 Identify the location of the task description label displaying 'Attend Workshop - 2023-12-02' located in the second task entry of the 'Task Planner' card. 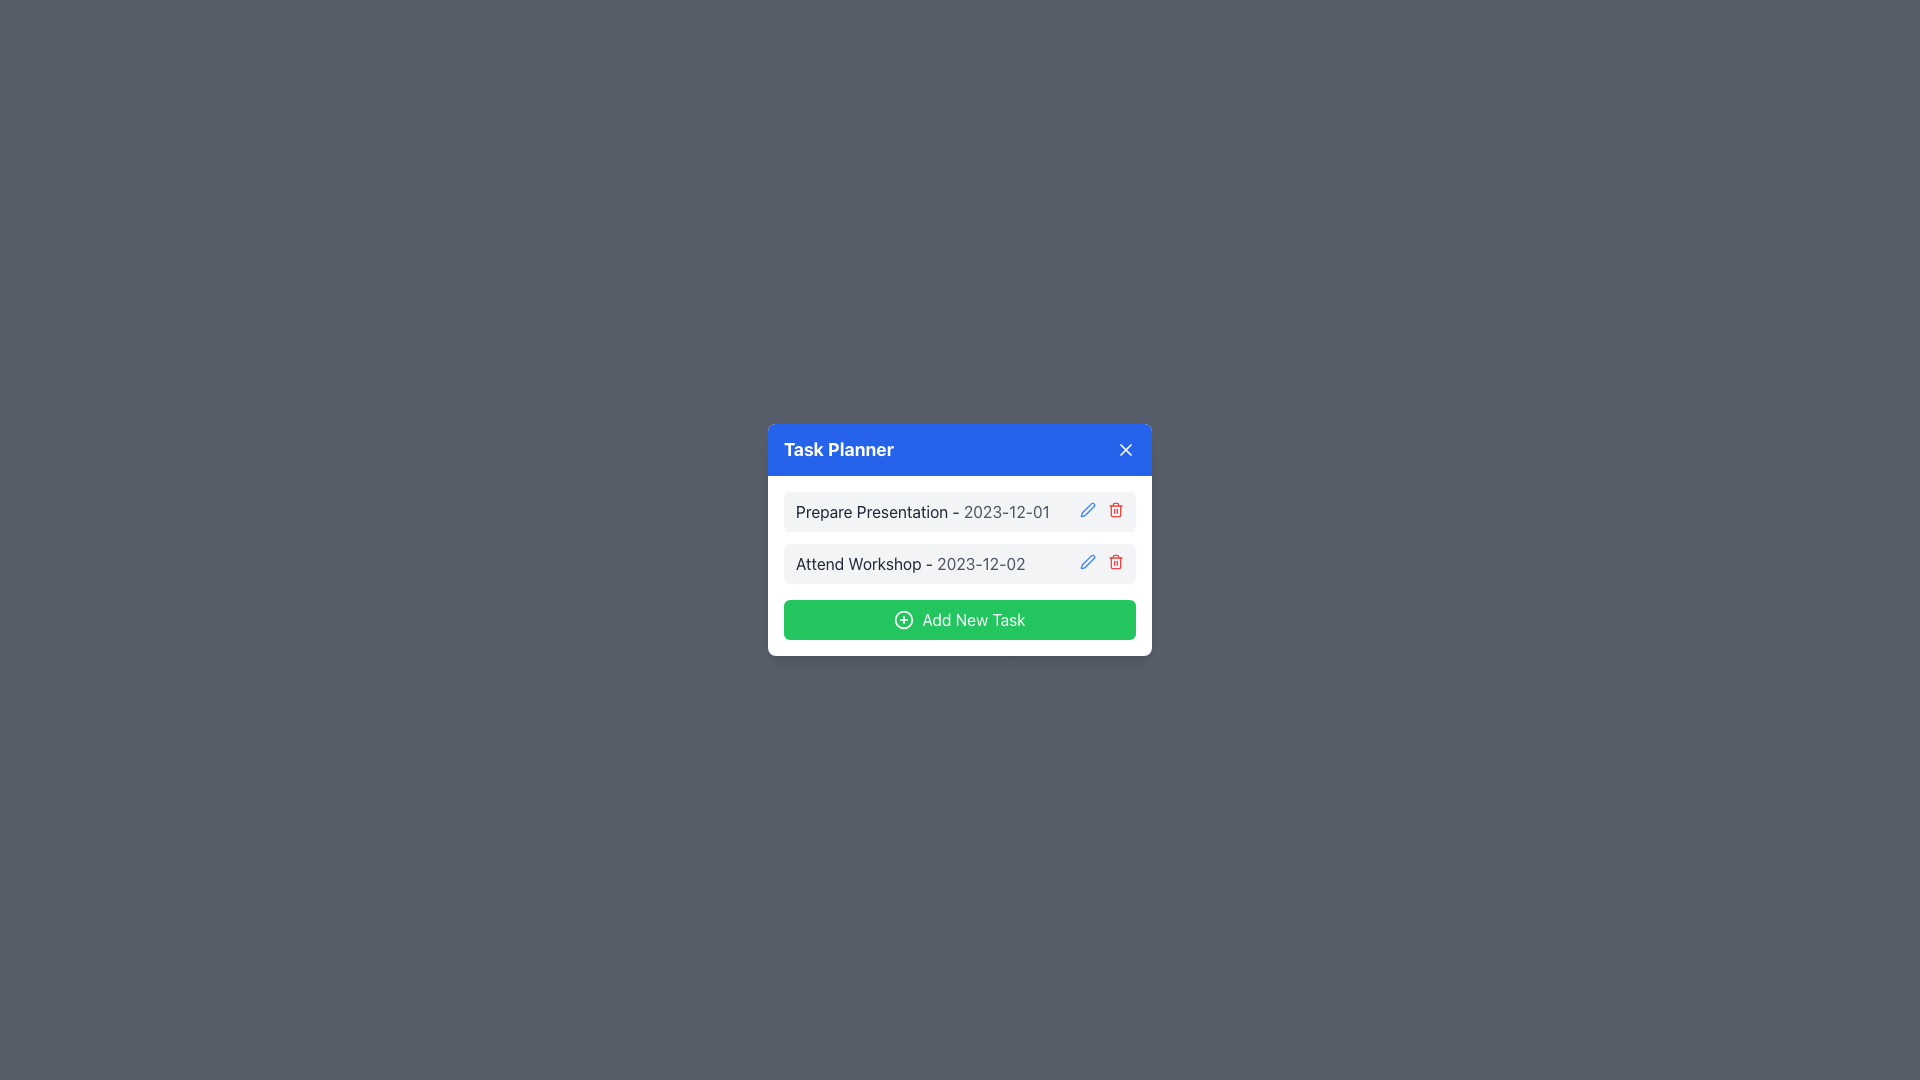
(909, 563).